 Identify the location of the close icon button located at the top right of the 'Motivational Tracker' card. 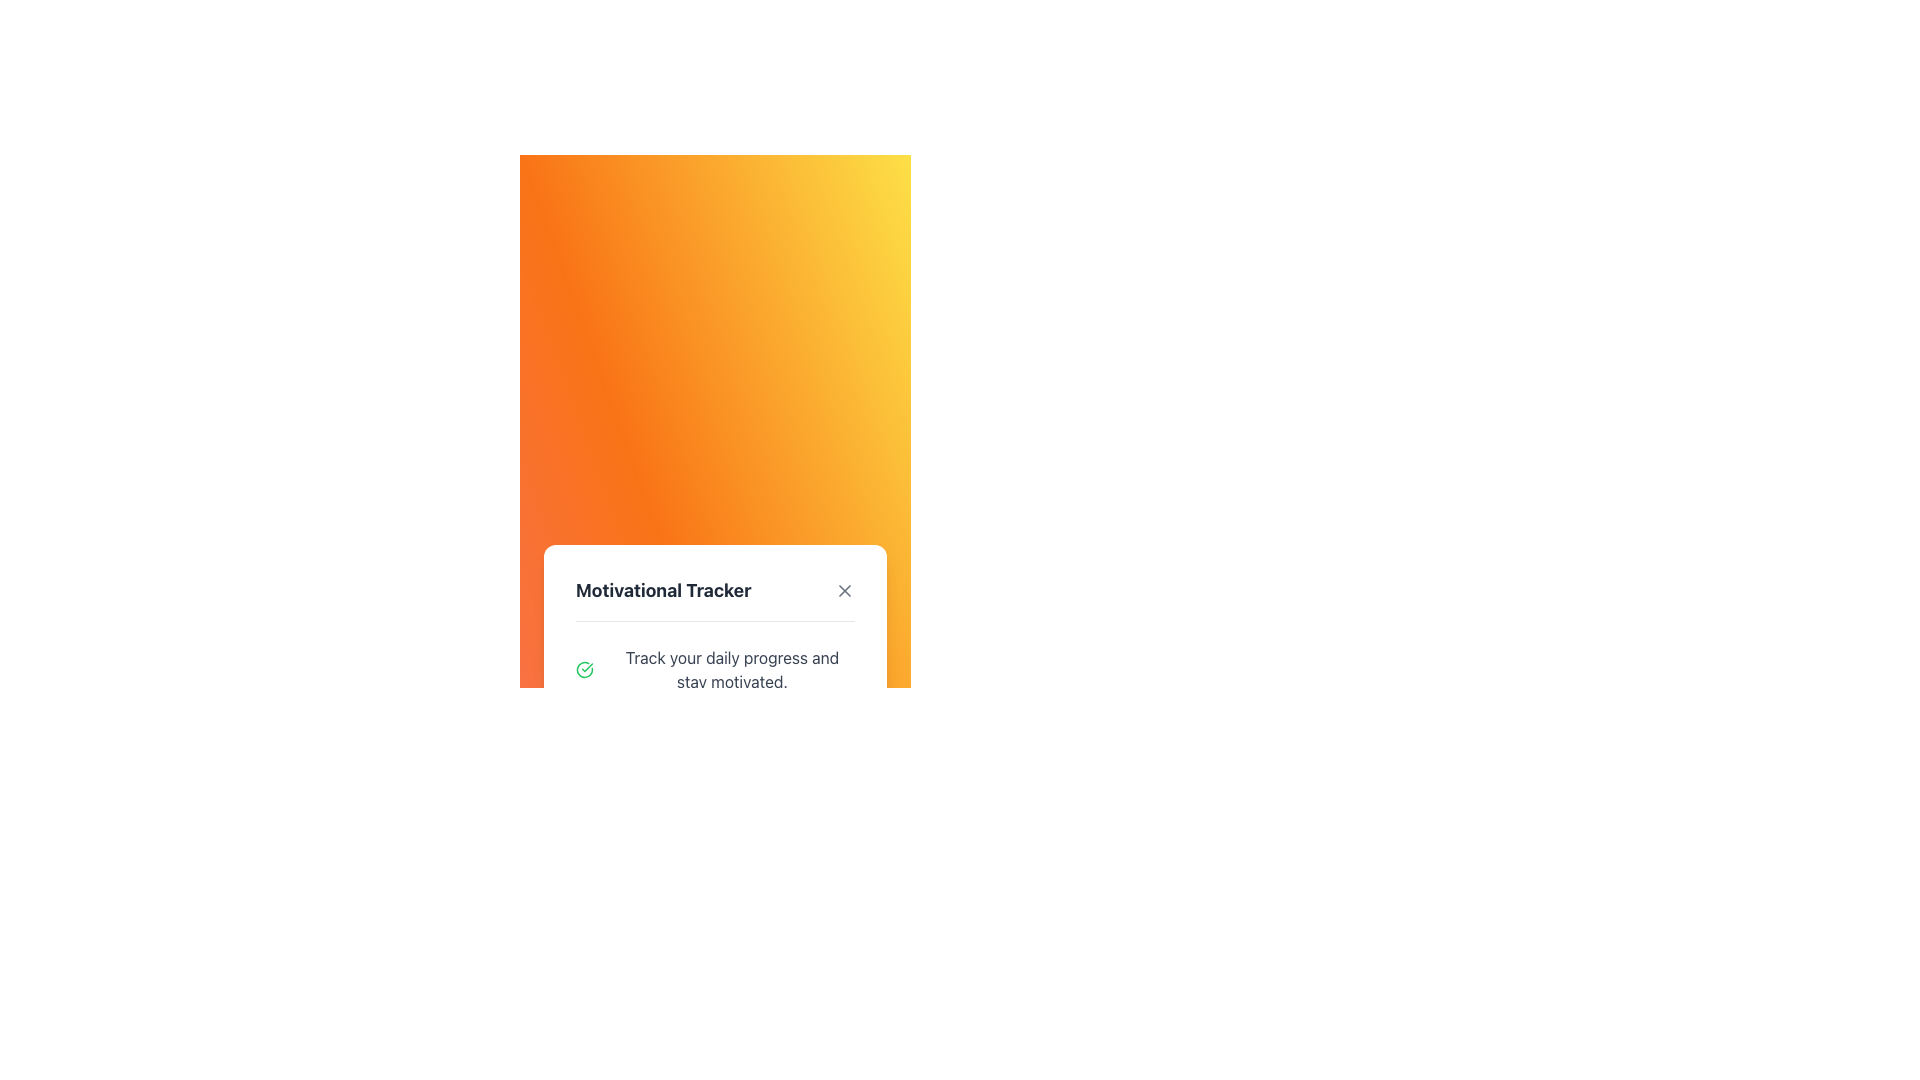
(844, 589).